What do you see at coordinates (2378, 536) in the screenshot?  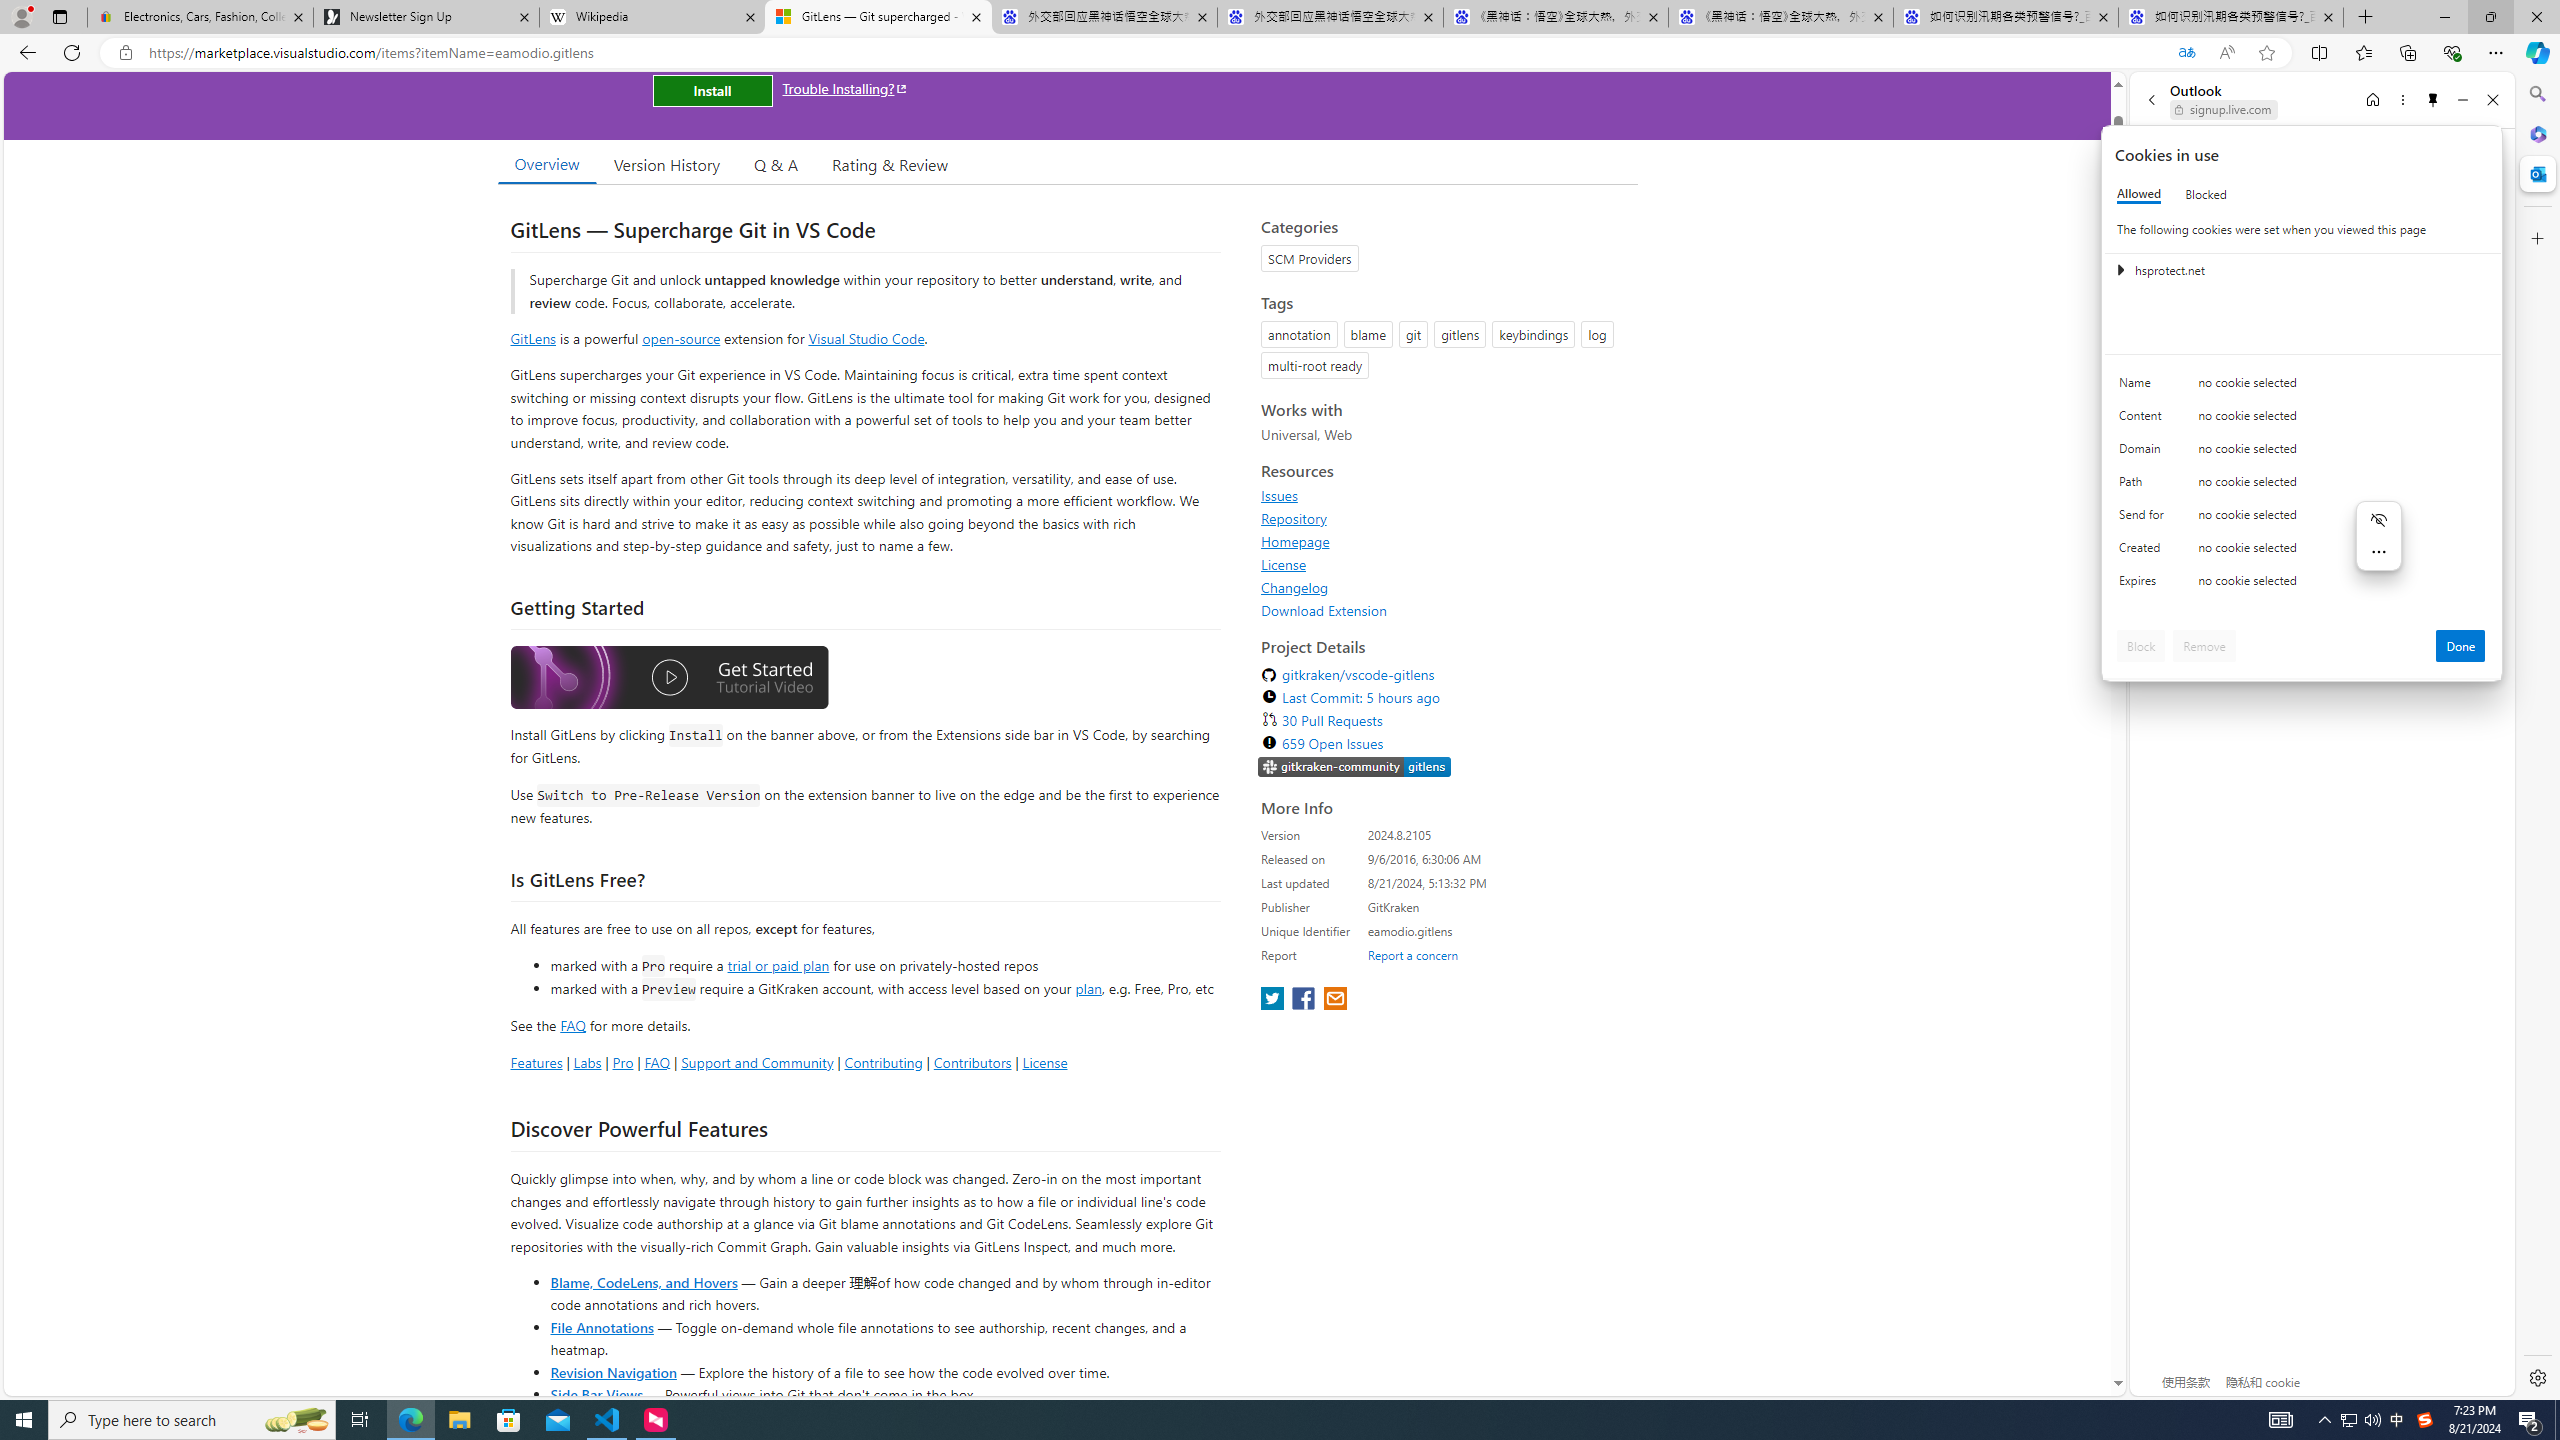 I see `'Mini menu on text selection'` at bounding box center [2378, 536].